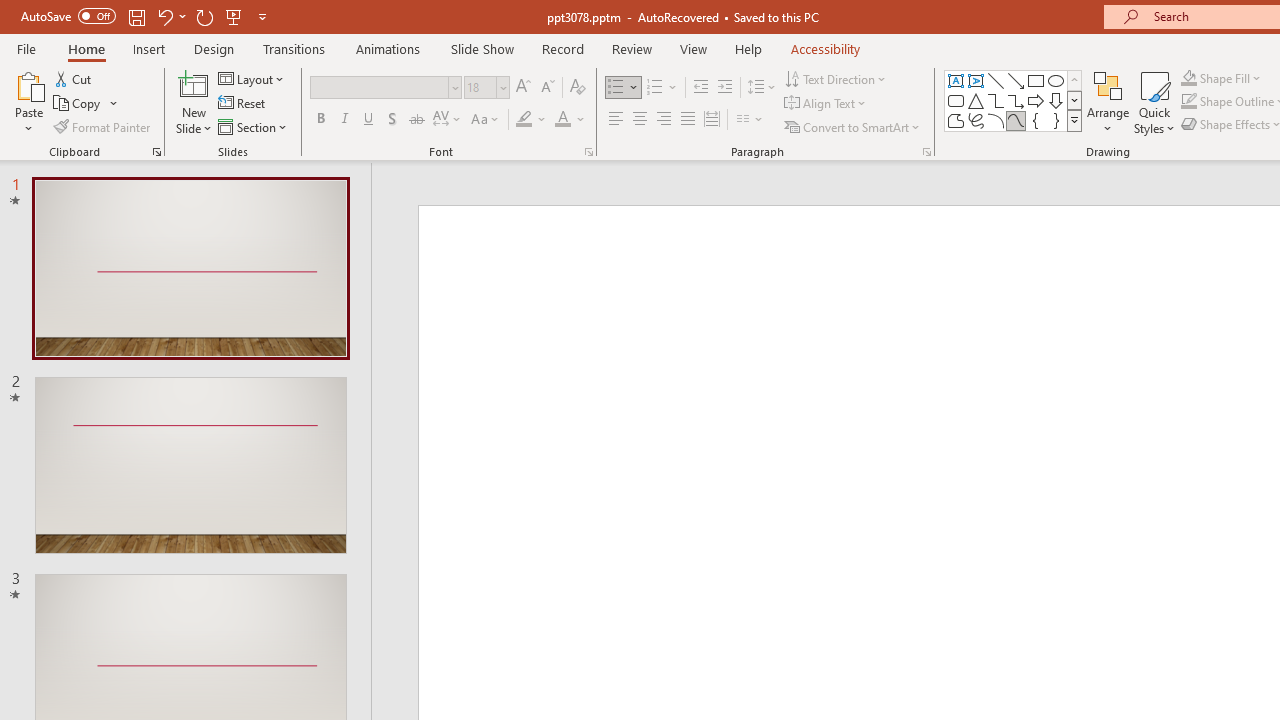 The image size is (1280, 720). What do you see at coordinates (925, 150) in the screenshot?
I see `'Paragraph...'` at bounding box center [925, 150].